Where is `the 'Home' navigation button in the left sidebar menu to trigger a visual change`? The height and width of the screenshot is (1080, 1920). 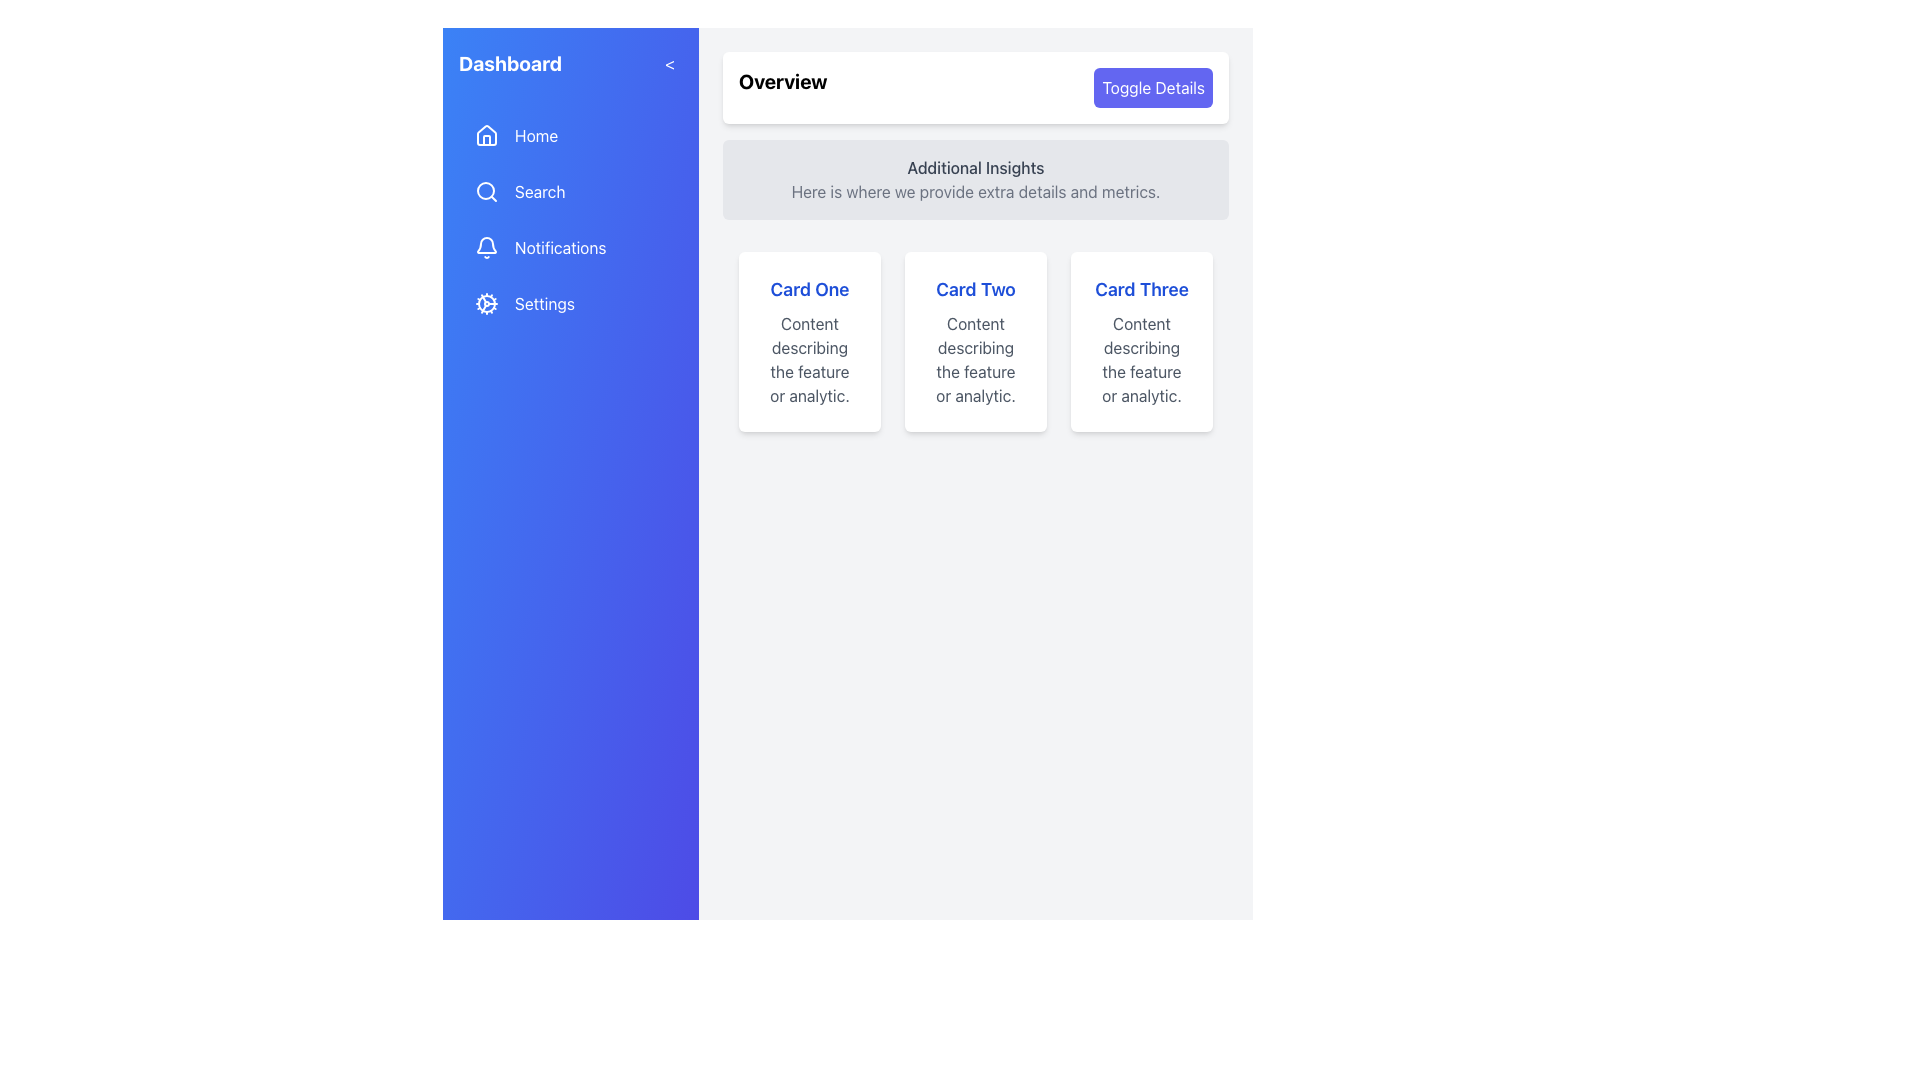
the 'Home' navigation button in the left sidebar menu to trigger a visual change is located at coordinates (570, 135).